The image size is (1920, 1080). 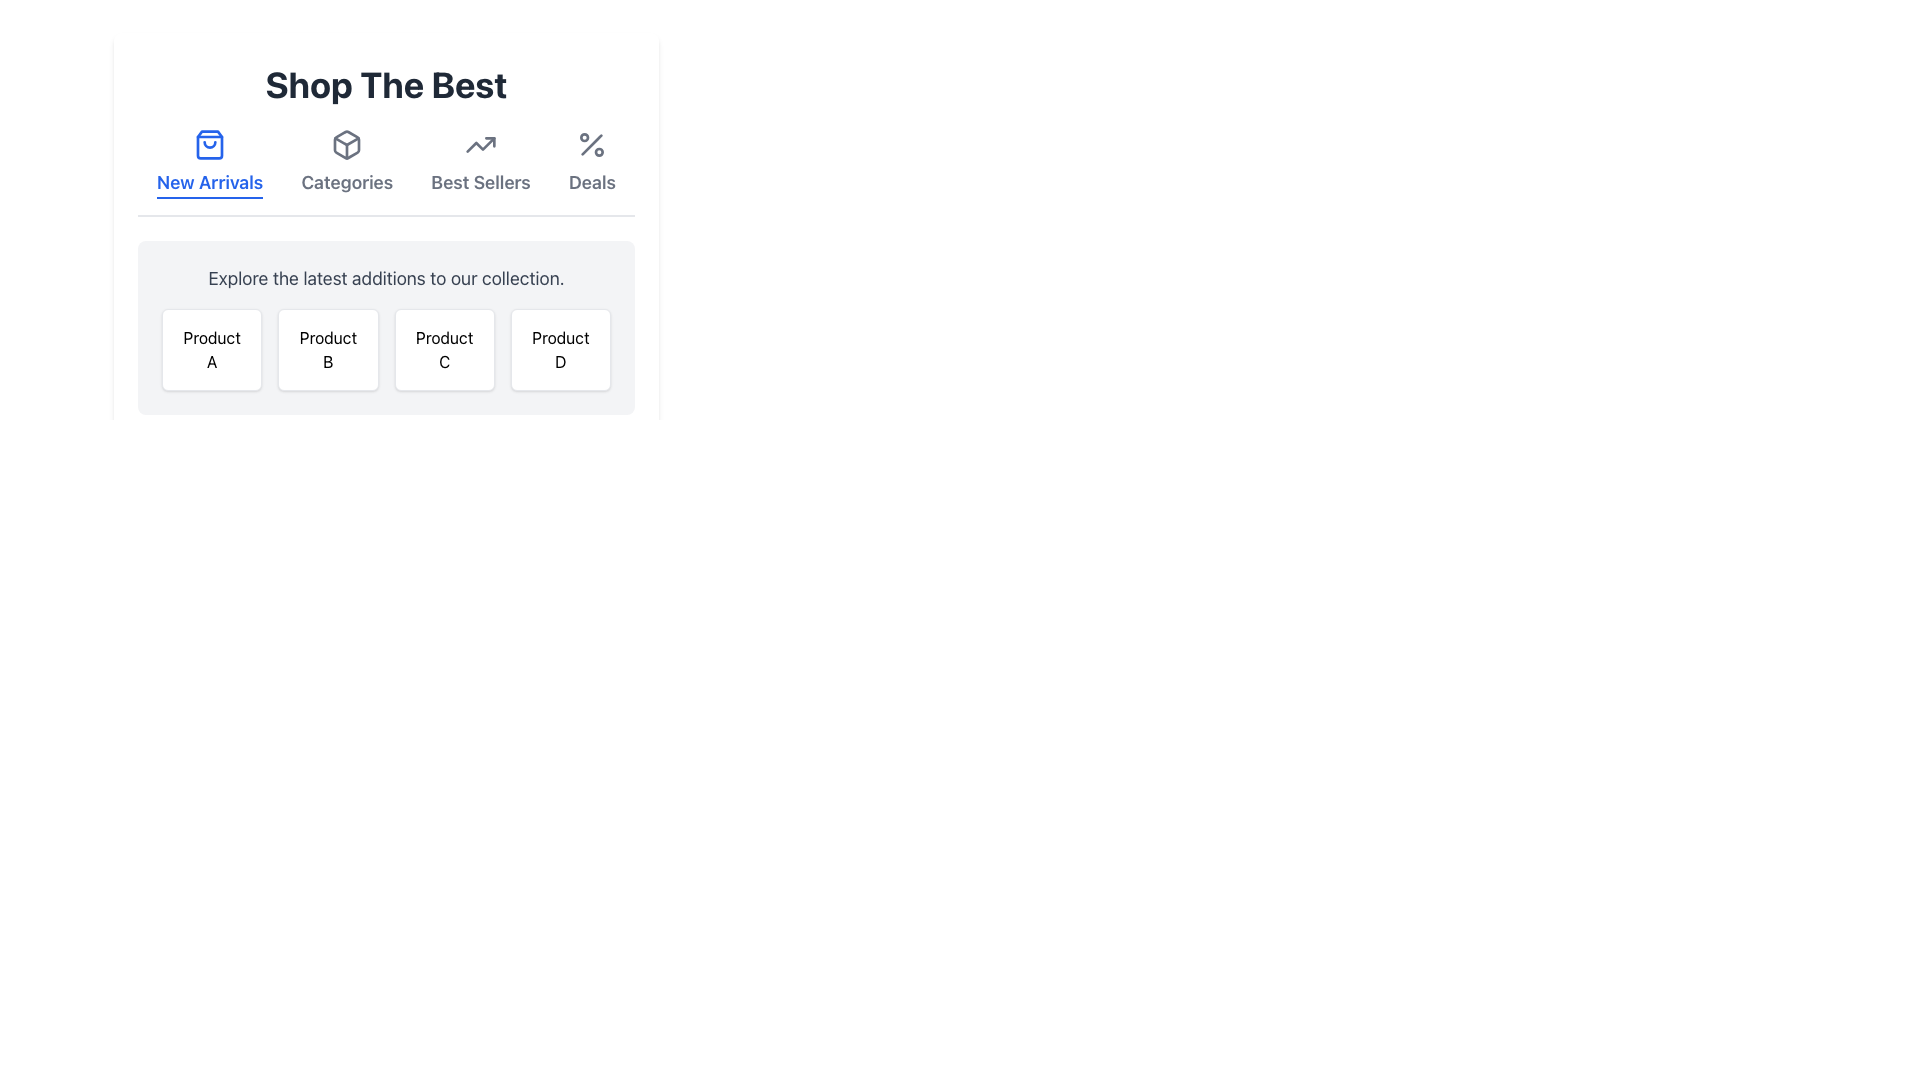 What do you see at coordinates (210, 182) in the screenshot?
I see `the text label with hyperlink functionality that directs to the new arrivals section in the catalog, located below the shopping bag icon in the navigation bar` at bounding box center [210, 182].